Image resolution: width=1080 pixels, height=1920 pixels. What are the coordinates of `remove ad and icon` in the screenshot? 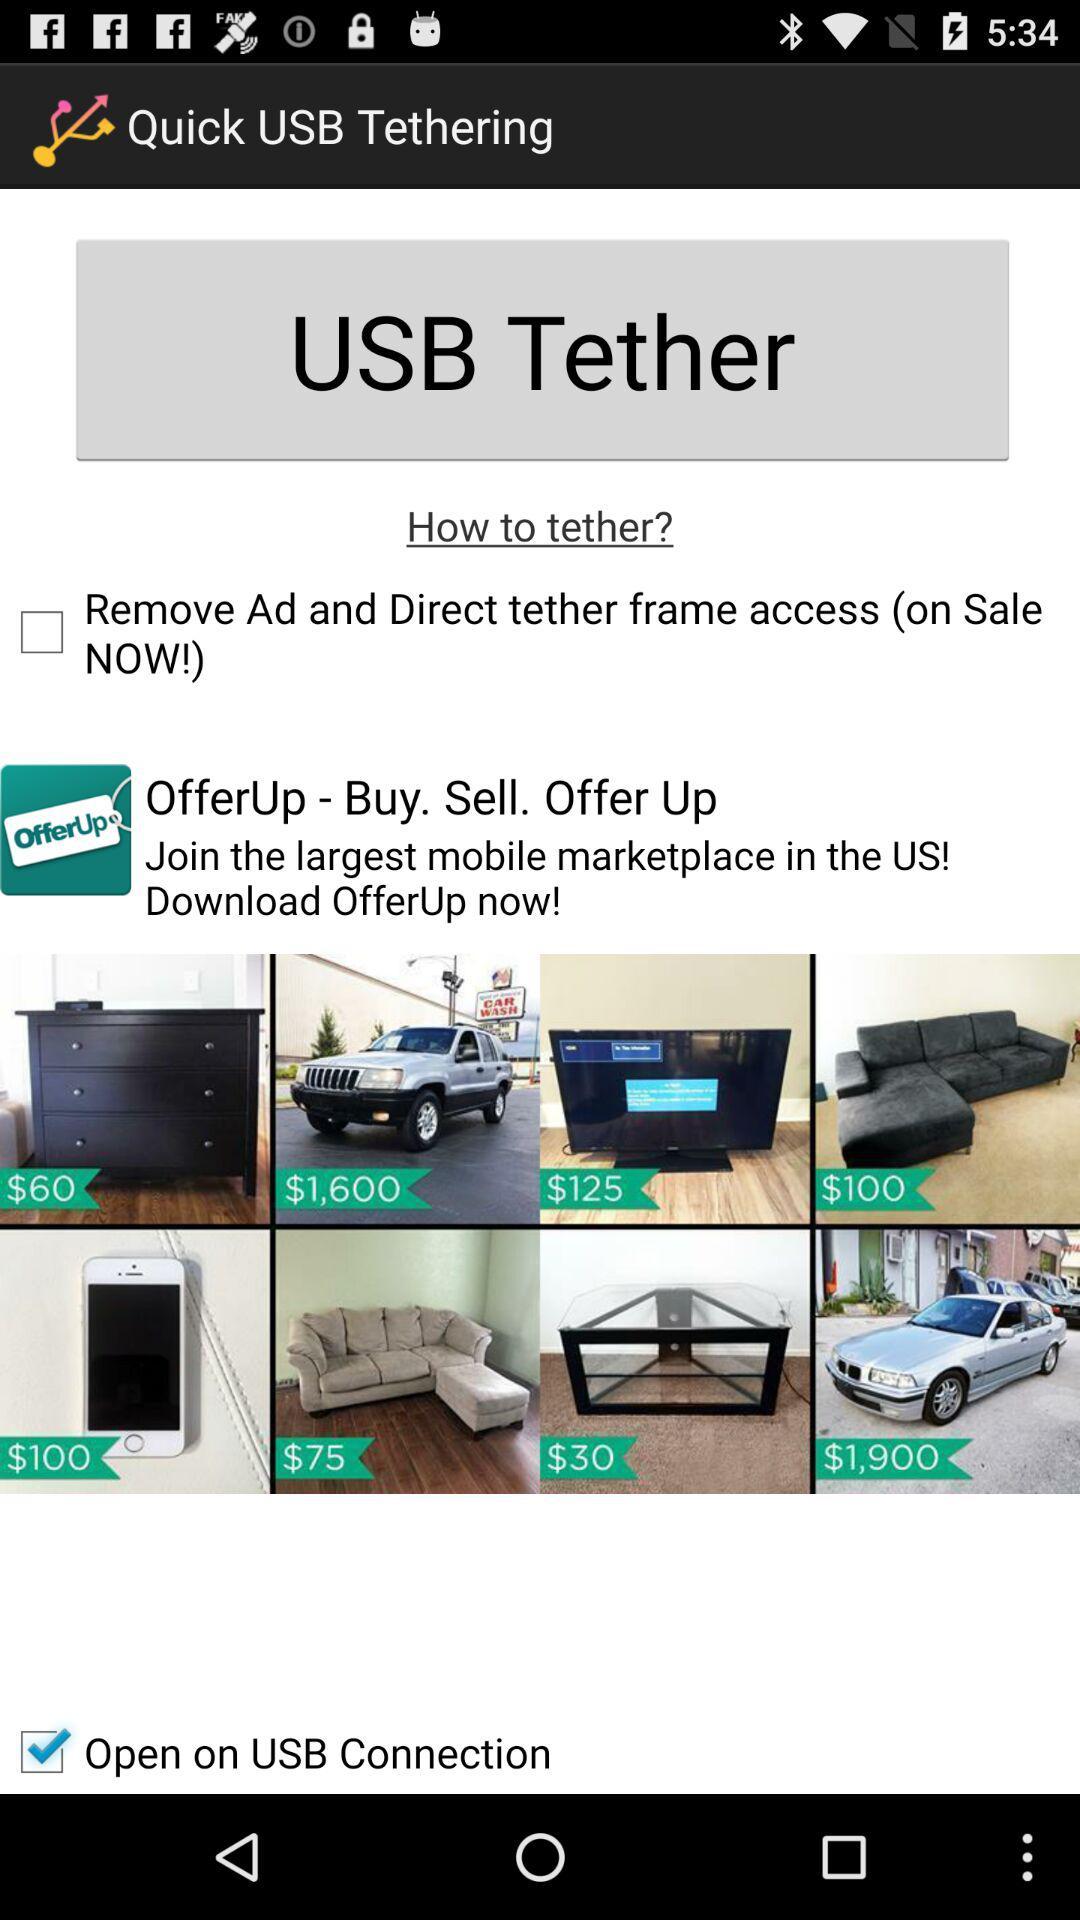 It's located at (540, 631).